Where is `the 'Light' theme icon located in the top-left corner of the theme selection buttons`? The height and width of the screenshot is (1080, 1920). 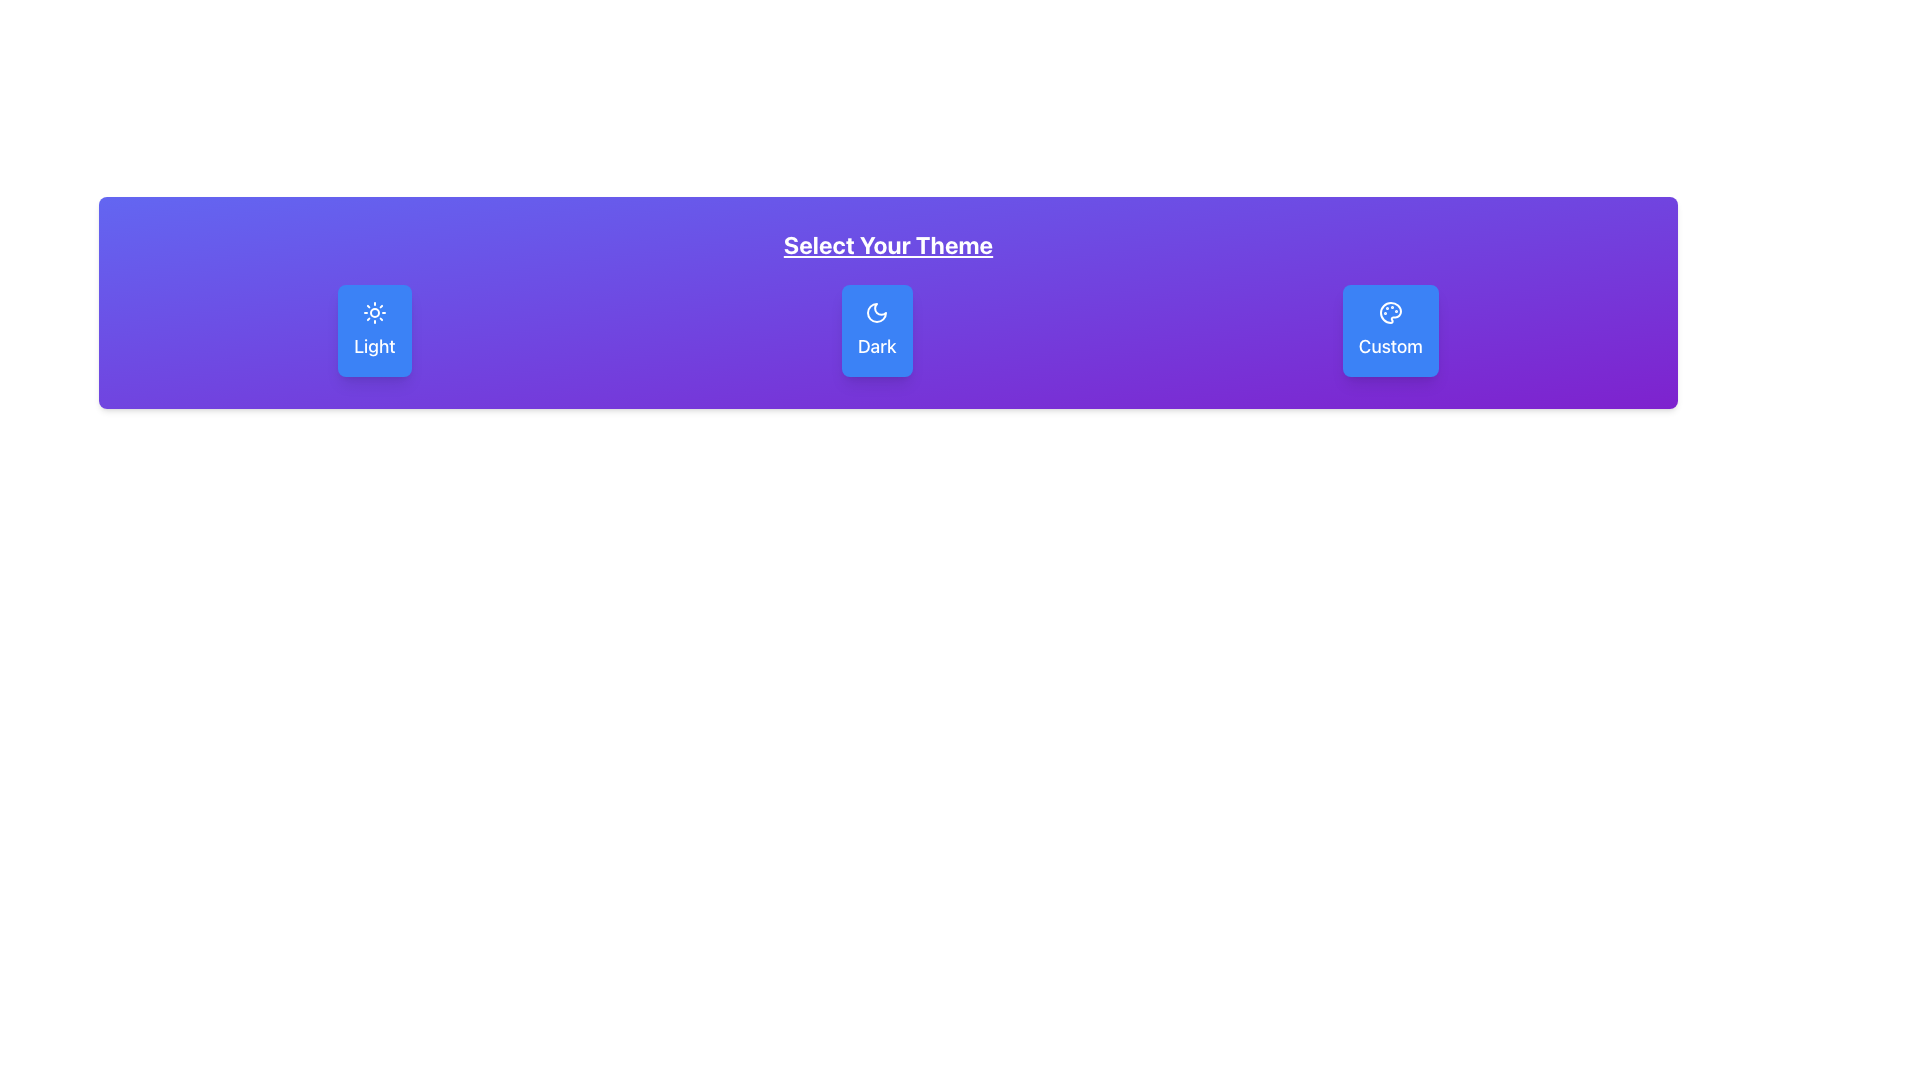
the 'Light' theme icon located in the top-left corner of the theme selection buttons is located at coordinates (374, 312).